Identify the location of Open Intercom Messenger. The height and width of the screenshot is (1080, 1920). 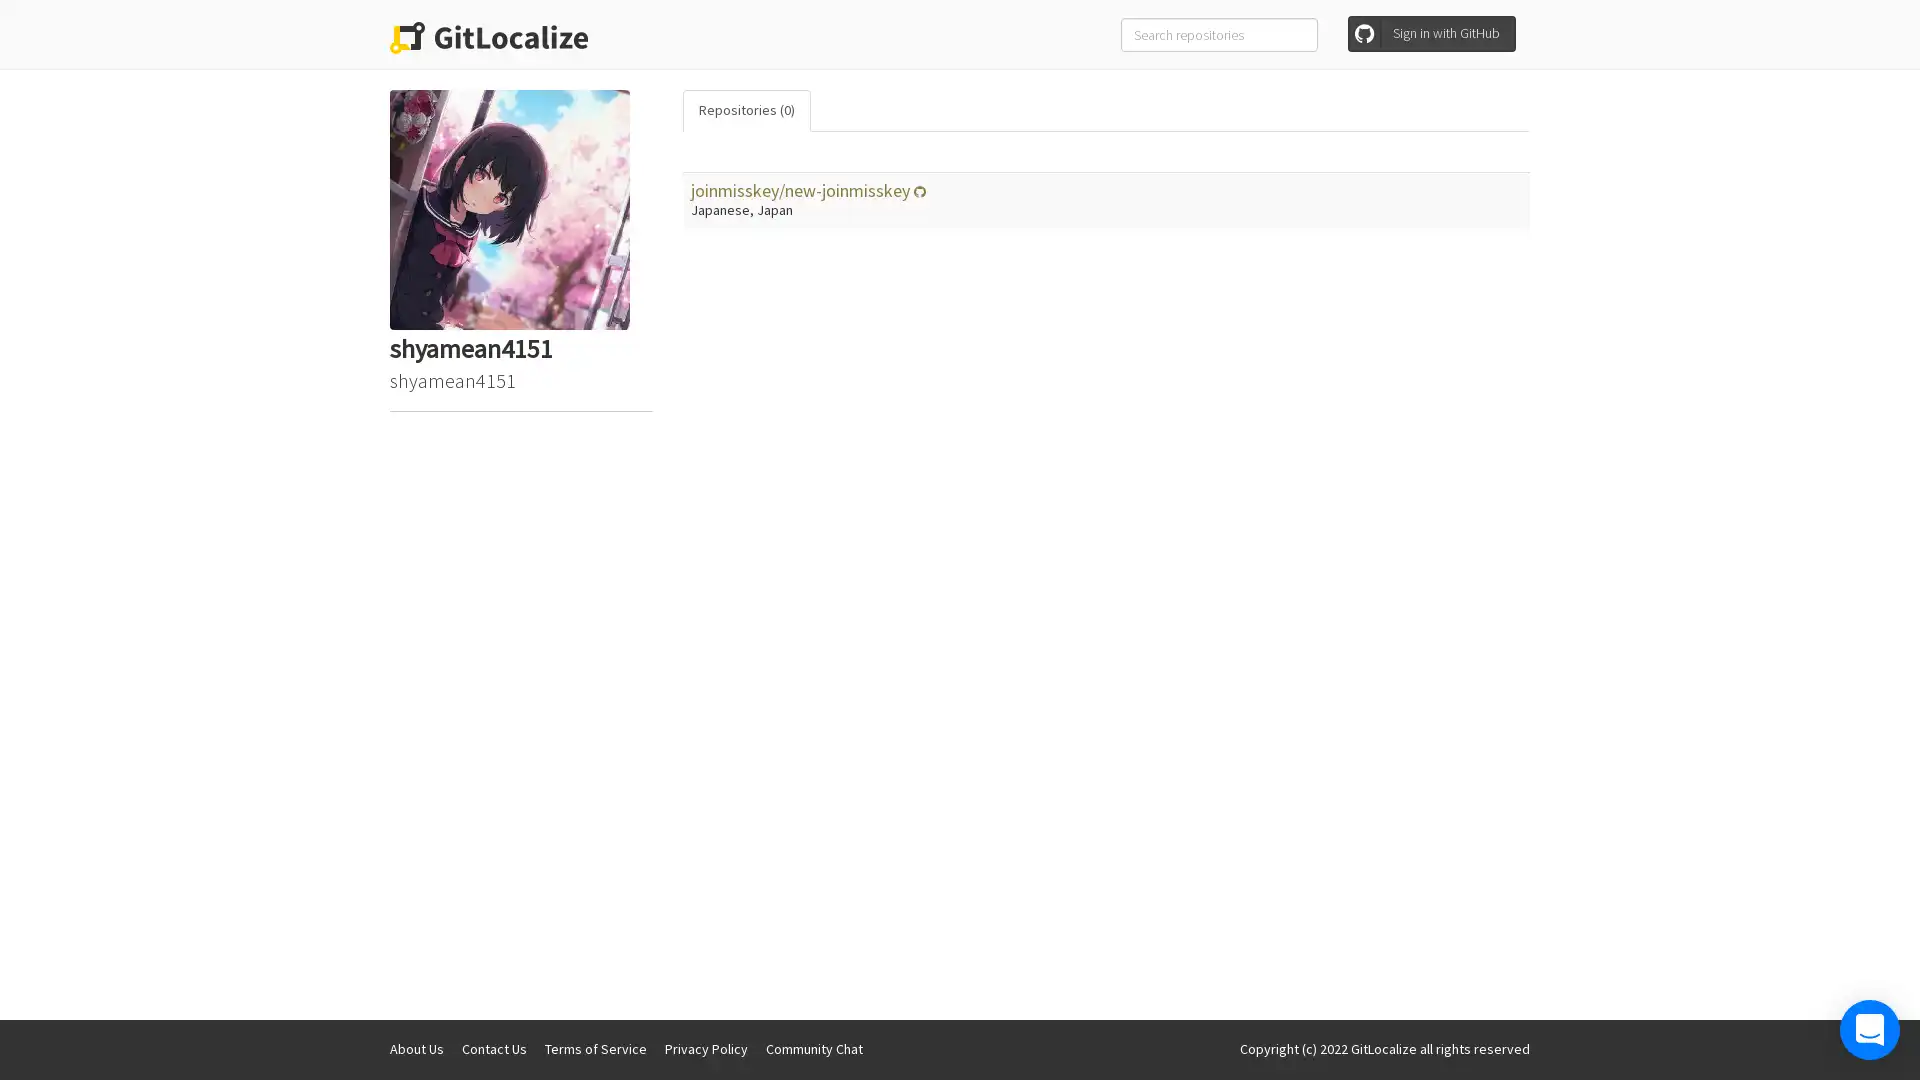
(1869, 1029).